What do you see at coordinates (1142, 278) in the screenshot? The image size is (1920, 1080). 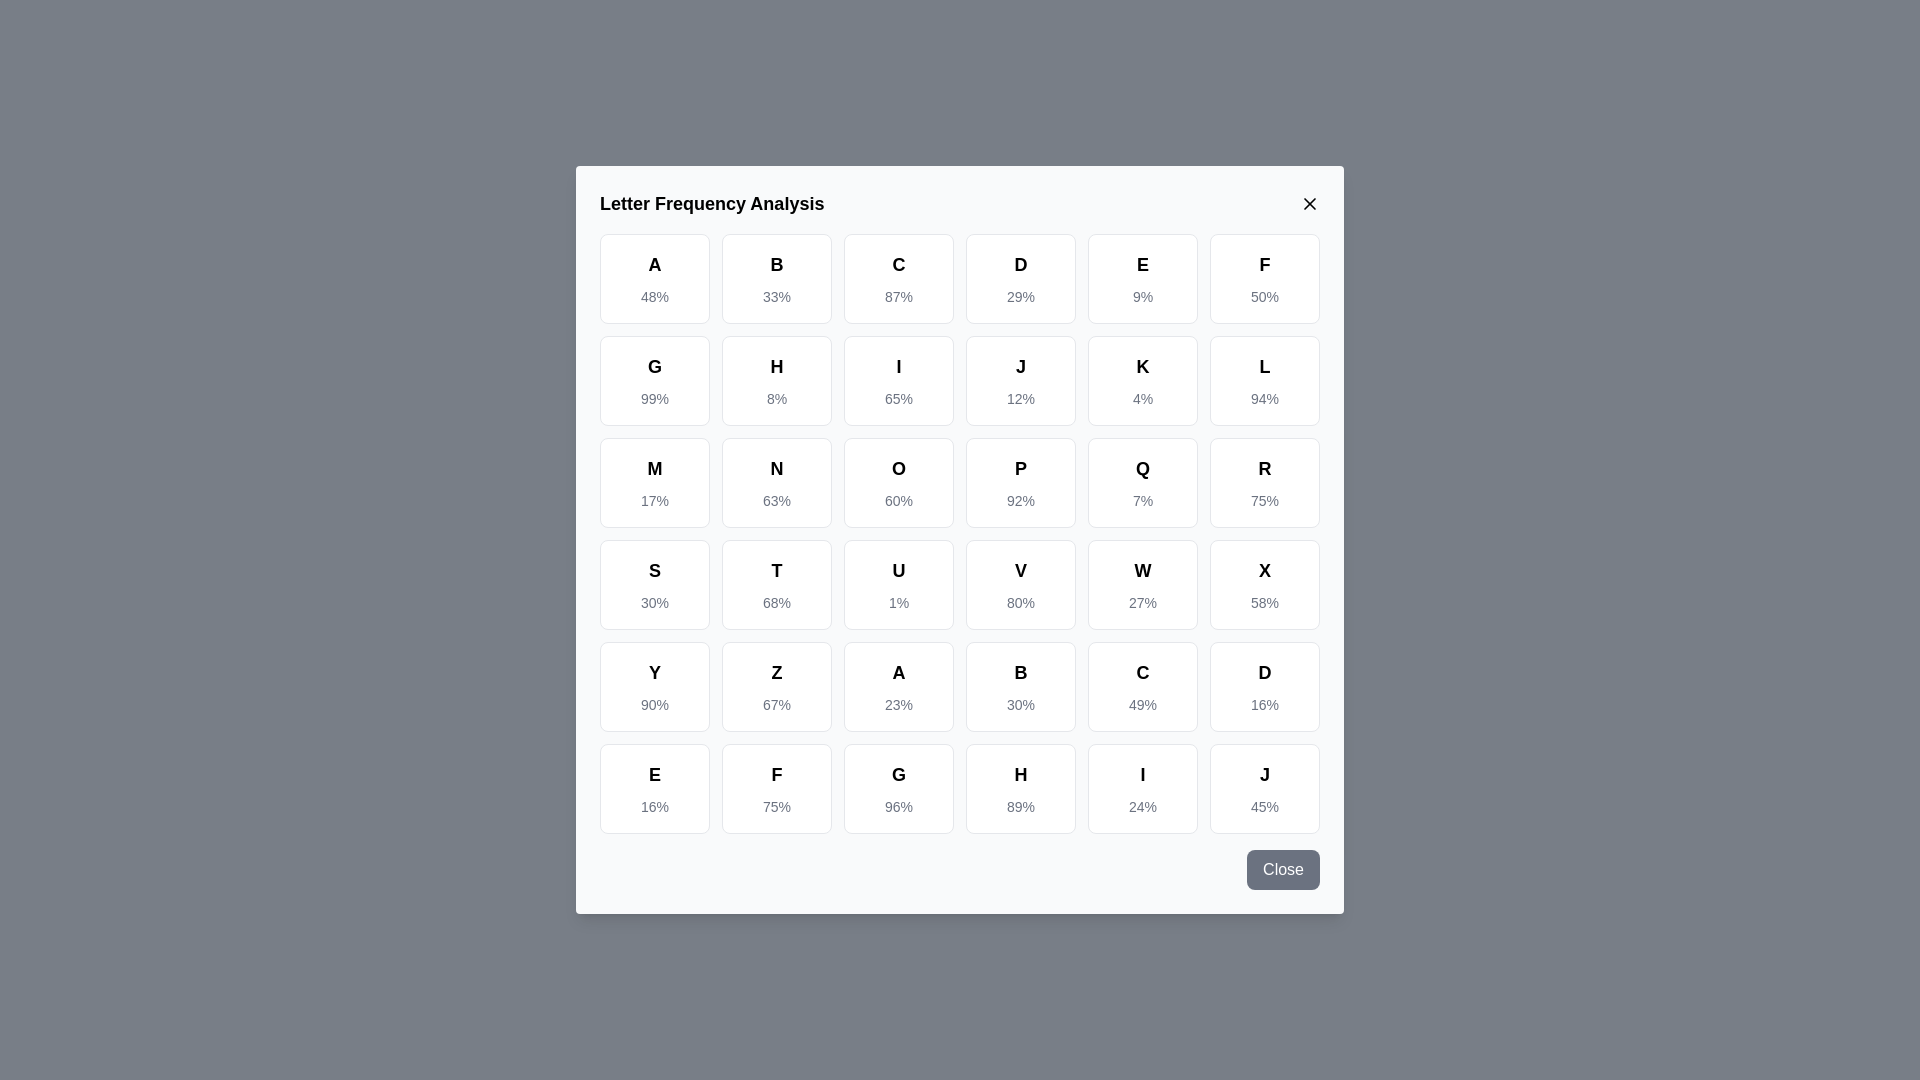 I see `the letter cell corresponding to E` at bounding box center [1142, 278].